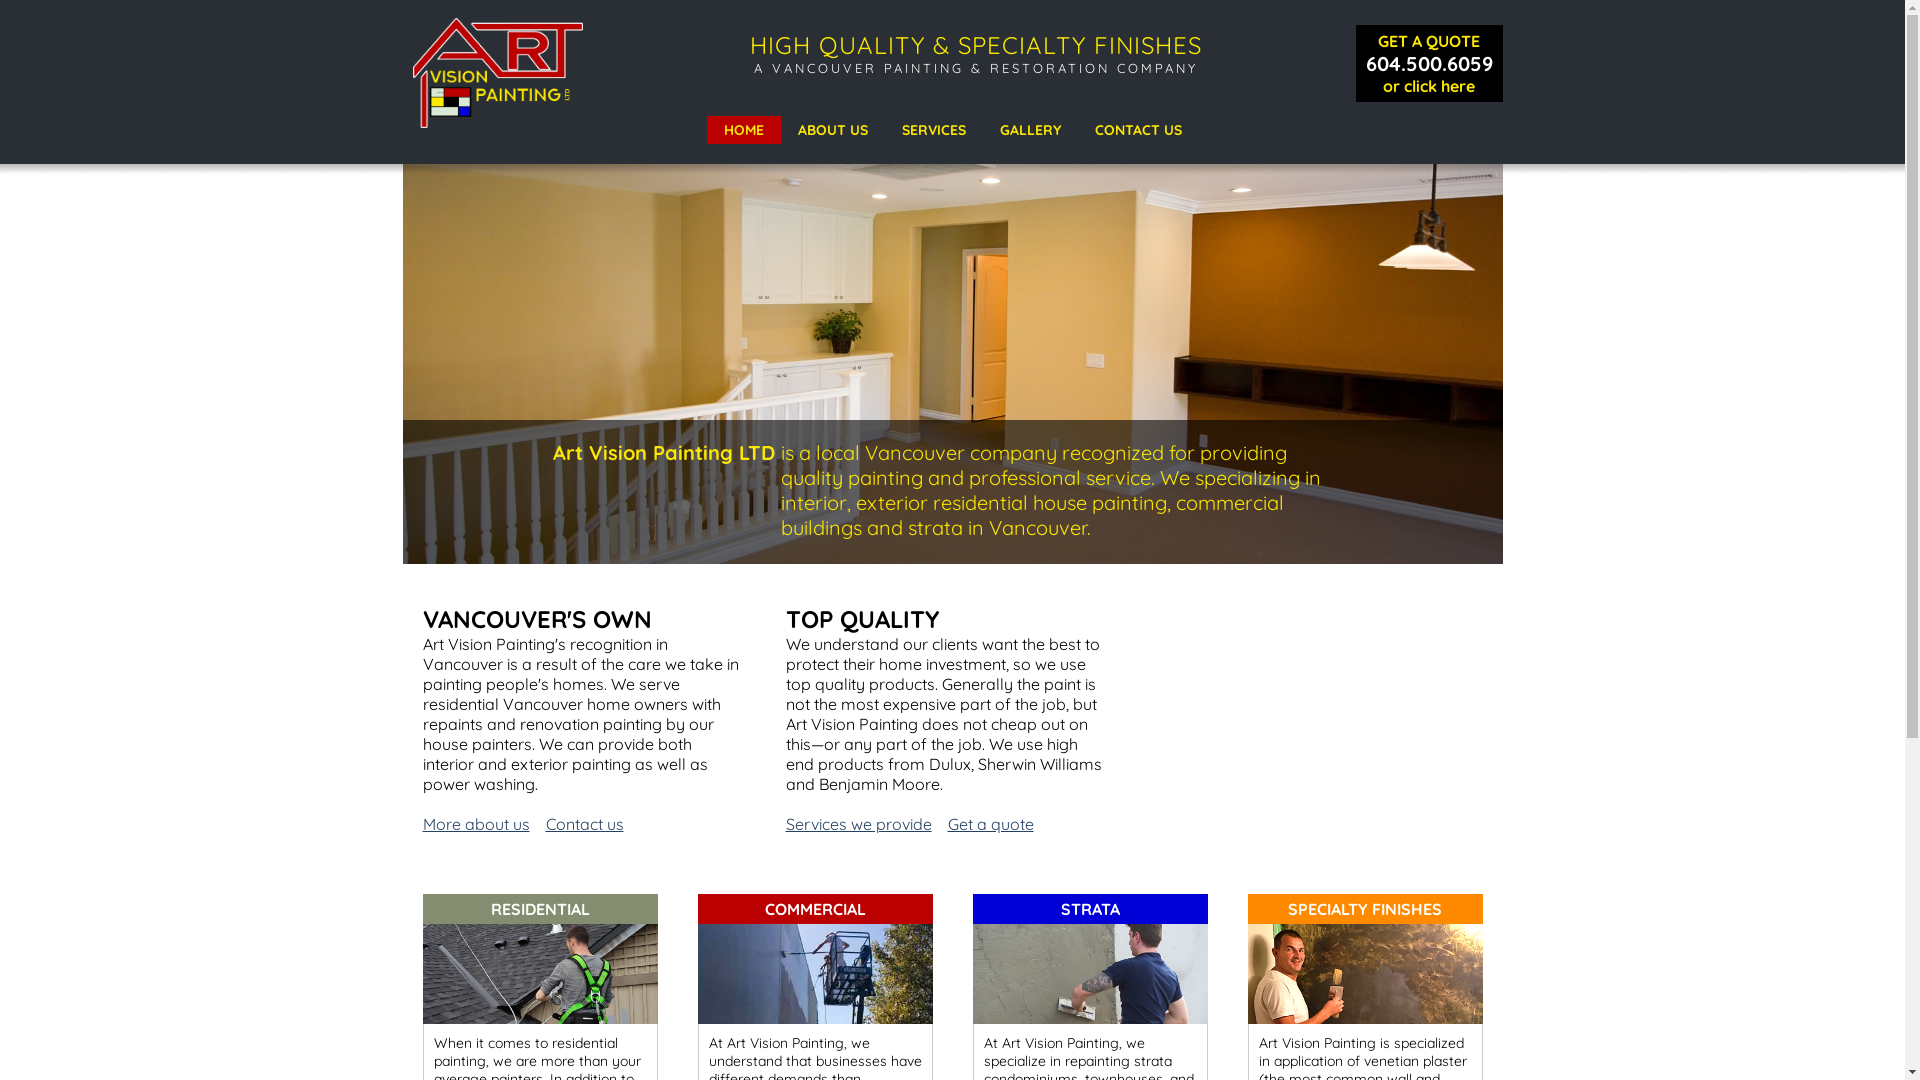 The height and width of the screenshot is (1080, 1920). What do you see at coordinates (785, 824) in the screenshot?
I see `'Services we provide'` at bounding box center [785, 824].